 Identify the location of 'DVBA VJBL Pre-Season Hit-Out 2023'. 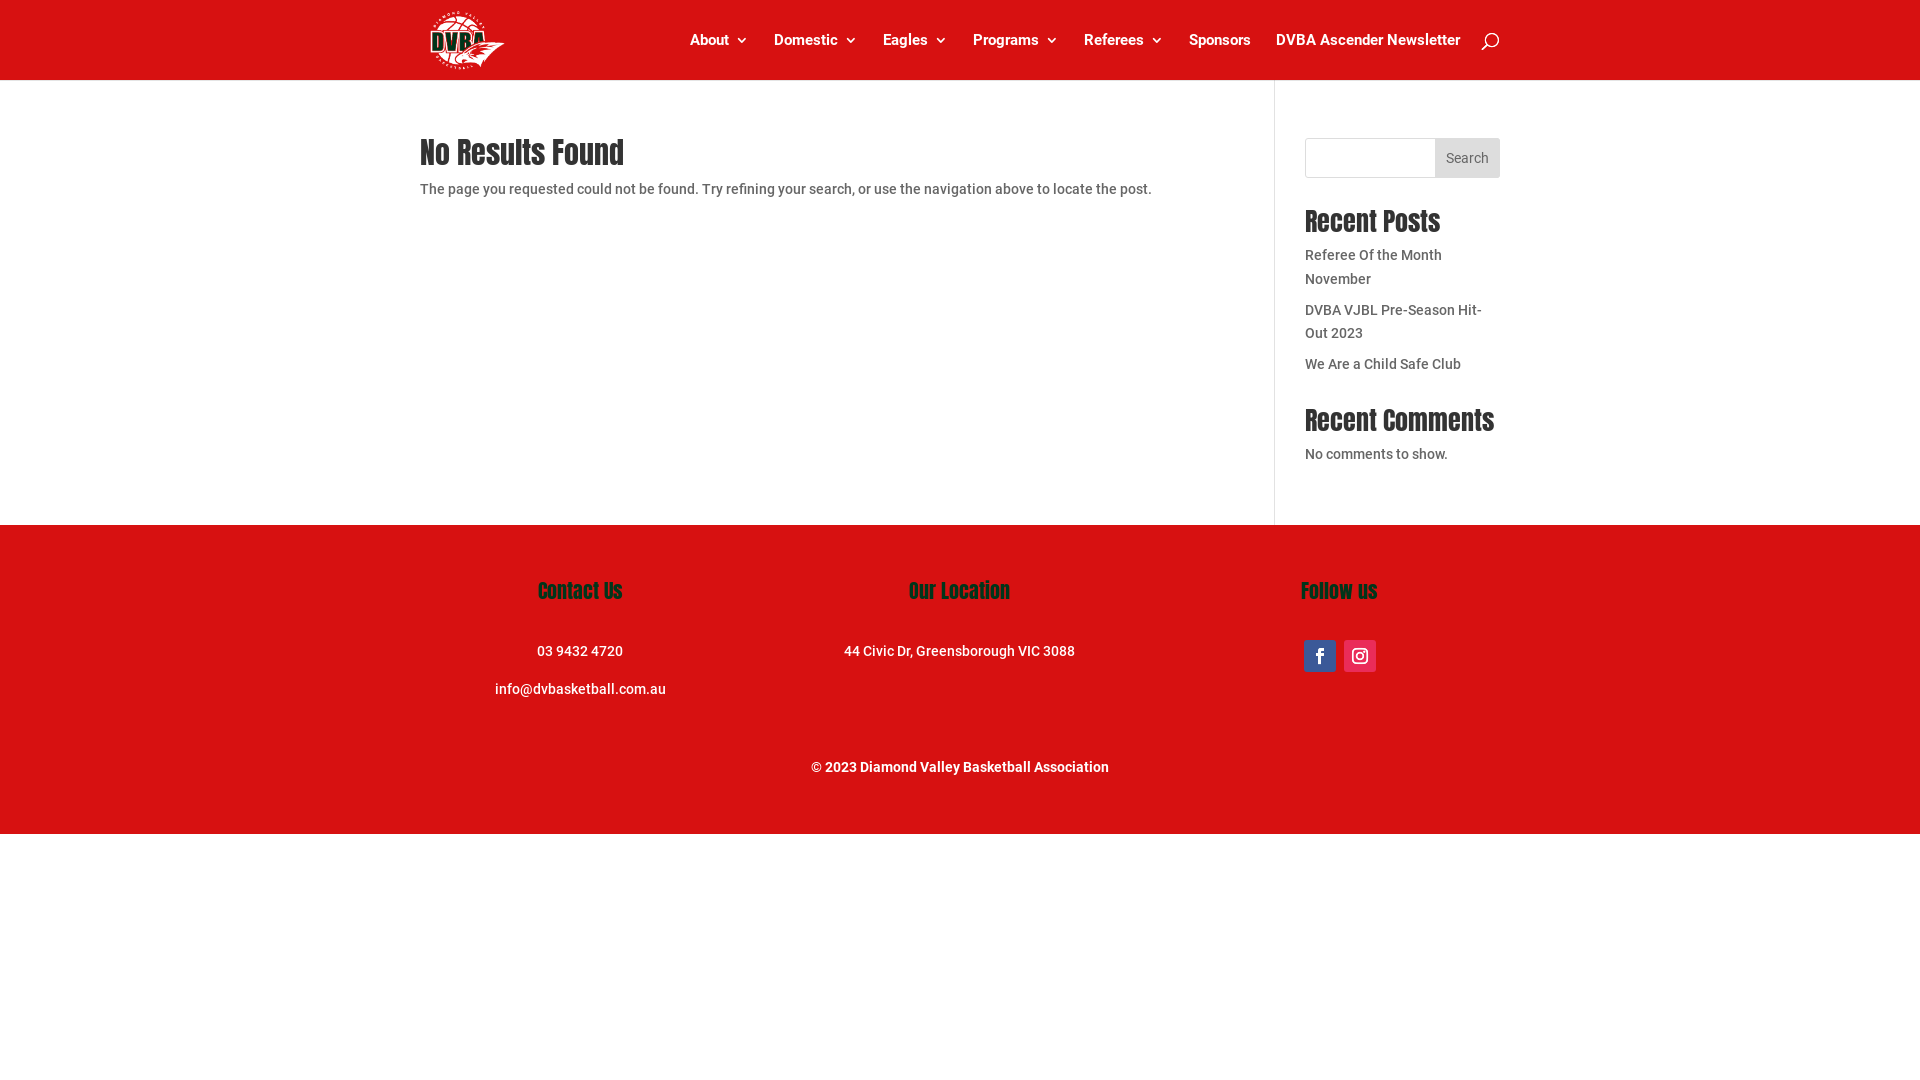
(1305, 320).